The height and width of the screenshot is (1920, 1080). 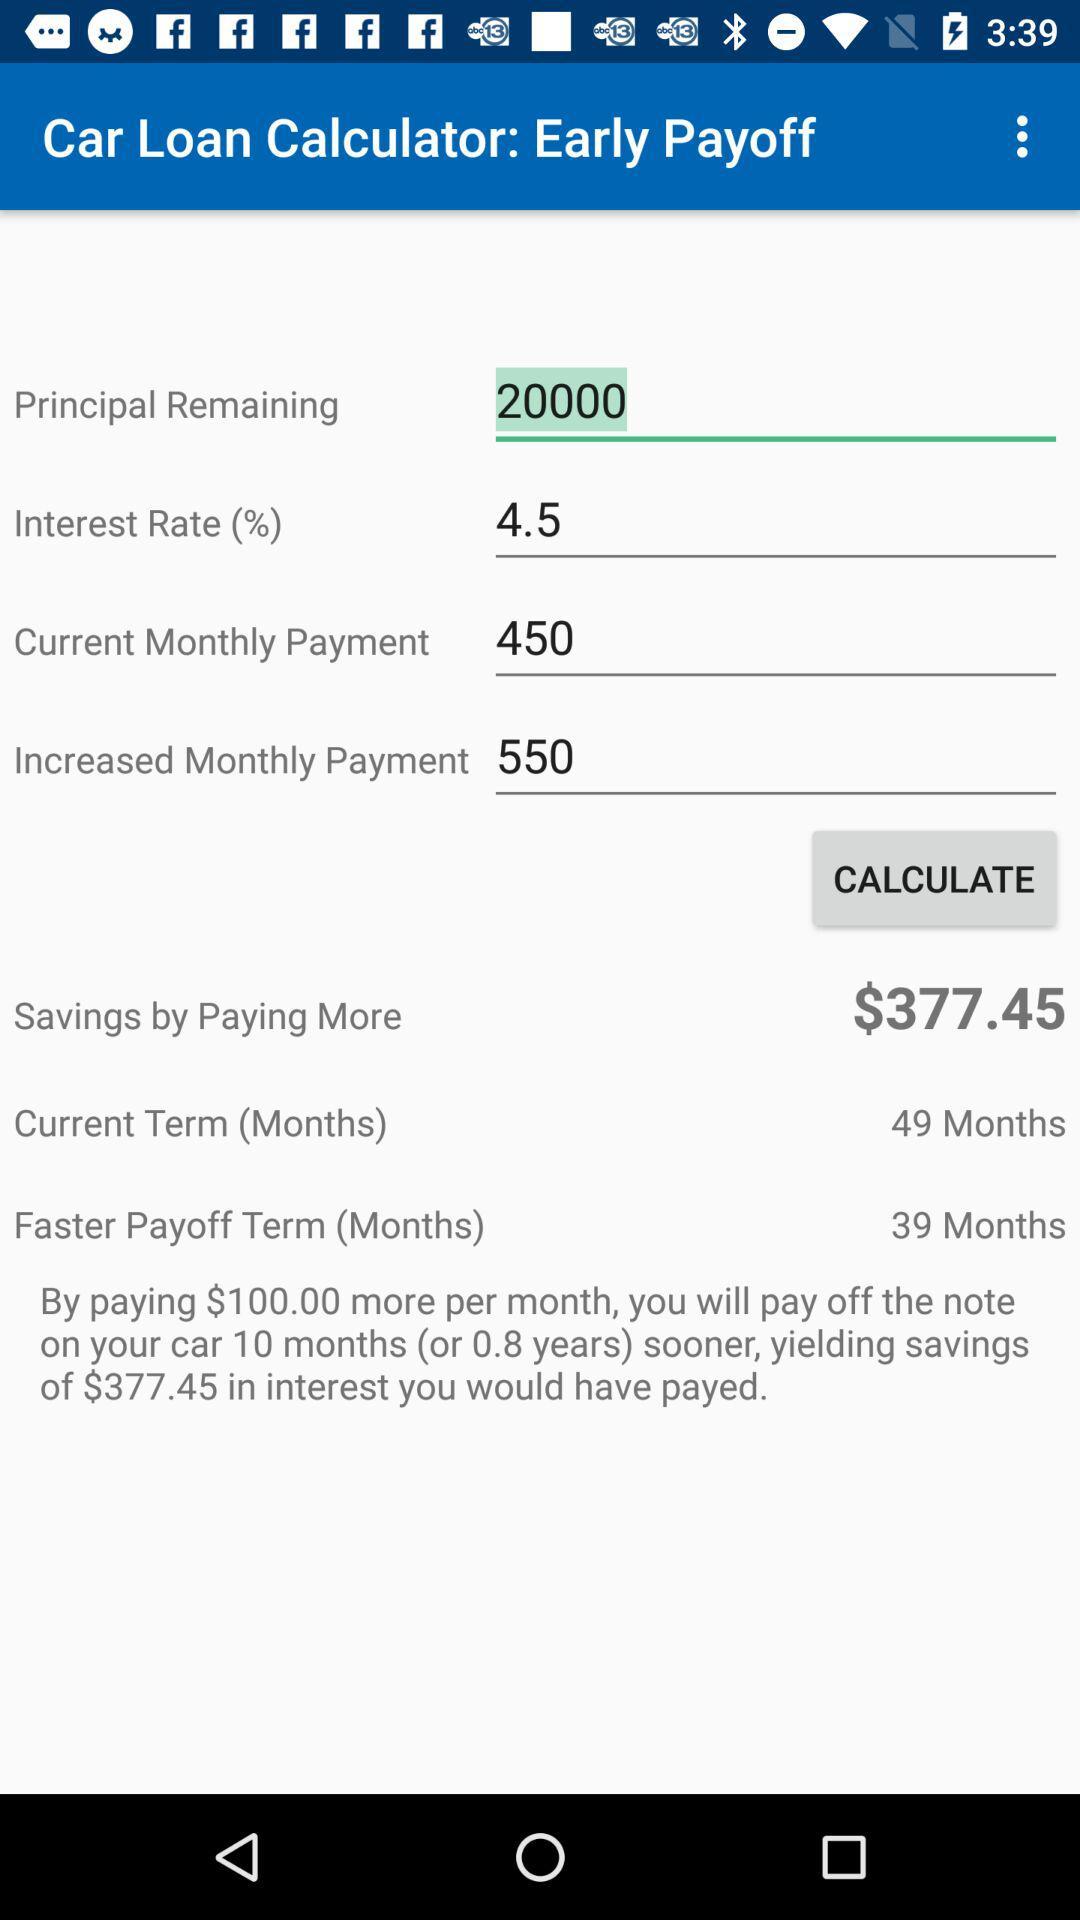 What do you see at coordinates (774, 636) in the screenshot?
I see `450 icon` at bounding box center [774, 636].